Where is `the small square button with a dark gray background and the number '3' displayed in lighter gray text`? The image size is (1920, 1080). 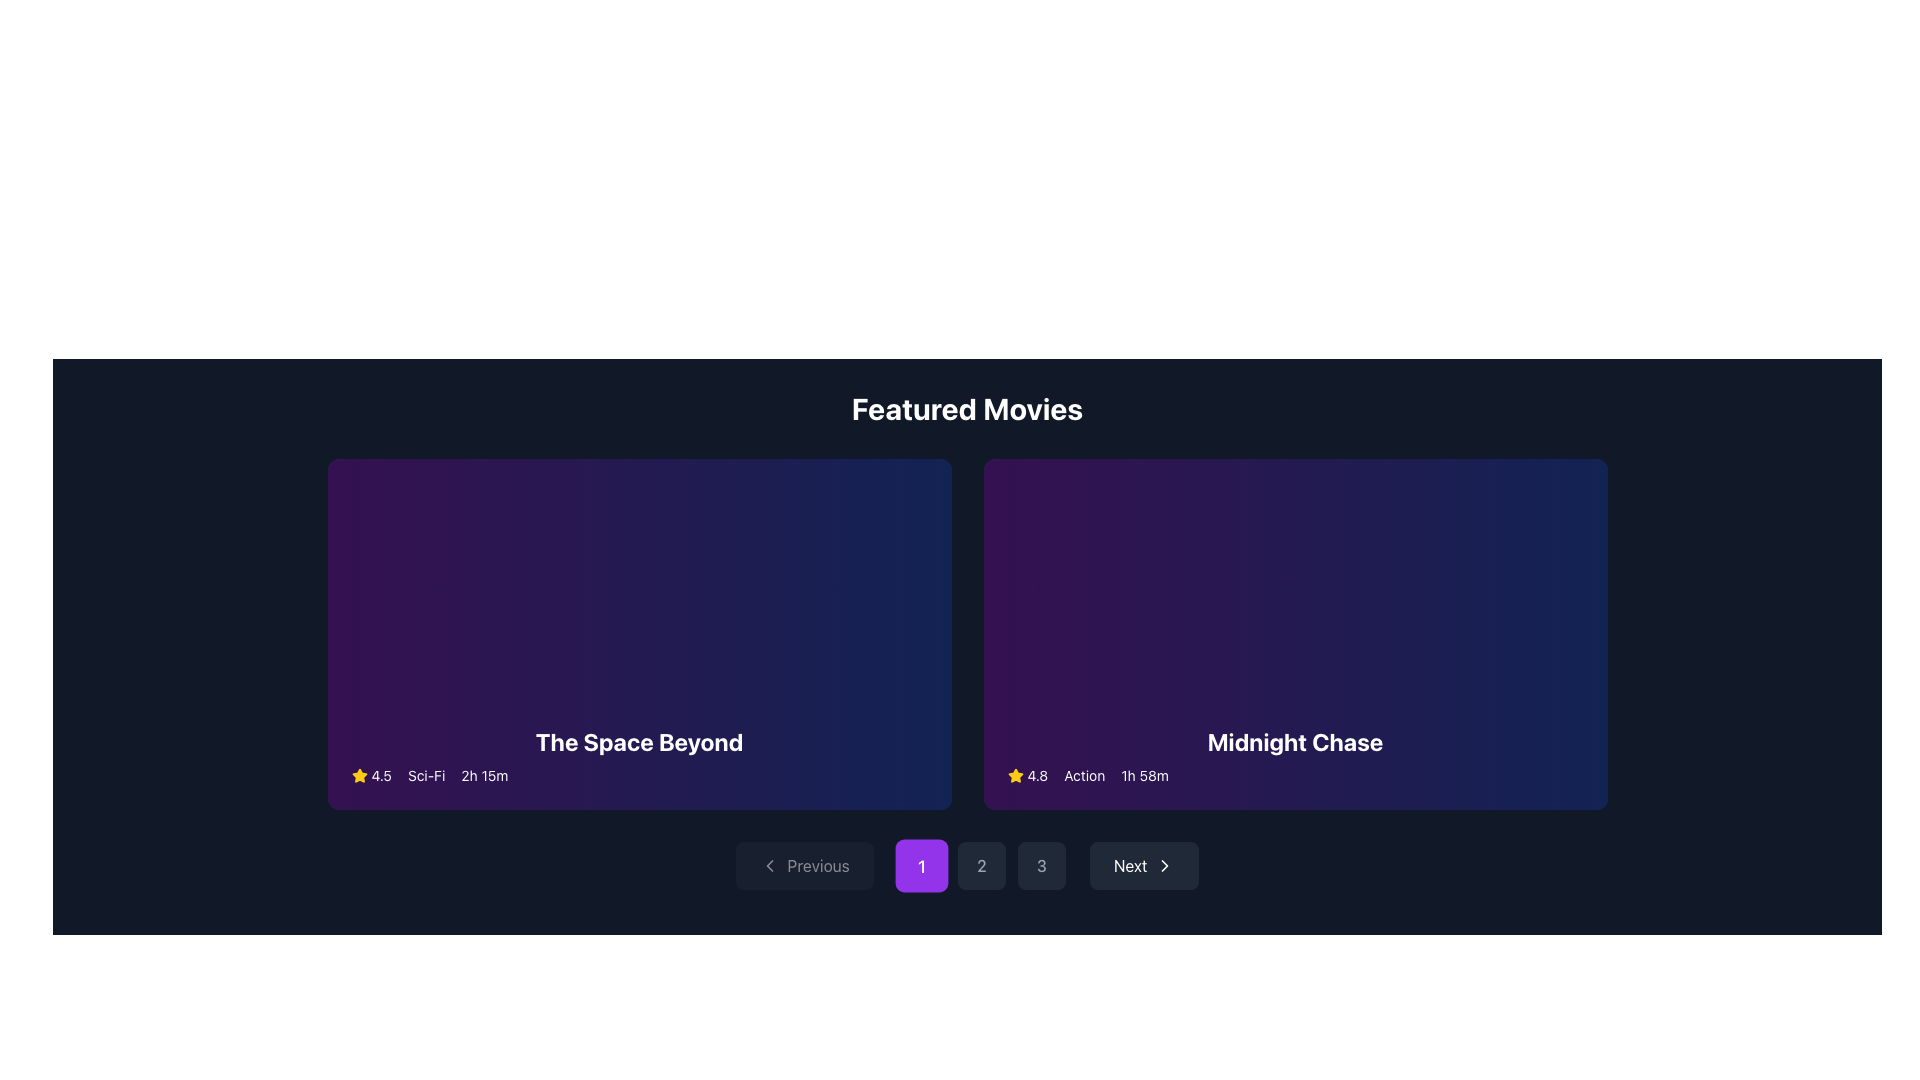 the small square button with a dark gray background and the number '3' displayed in lighter gray text is located at coordinates (1040, 865).